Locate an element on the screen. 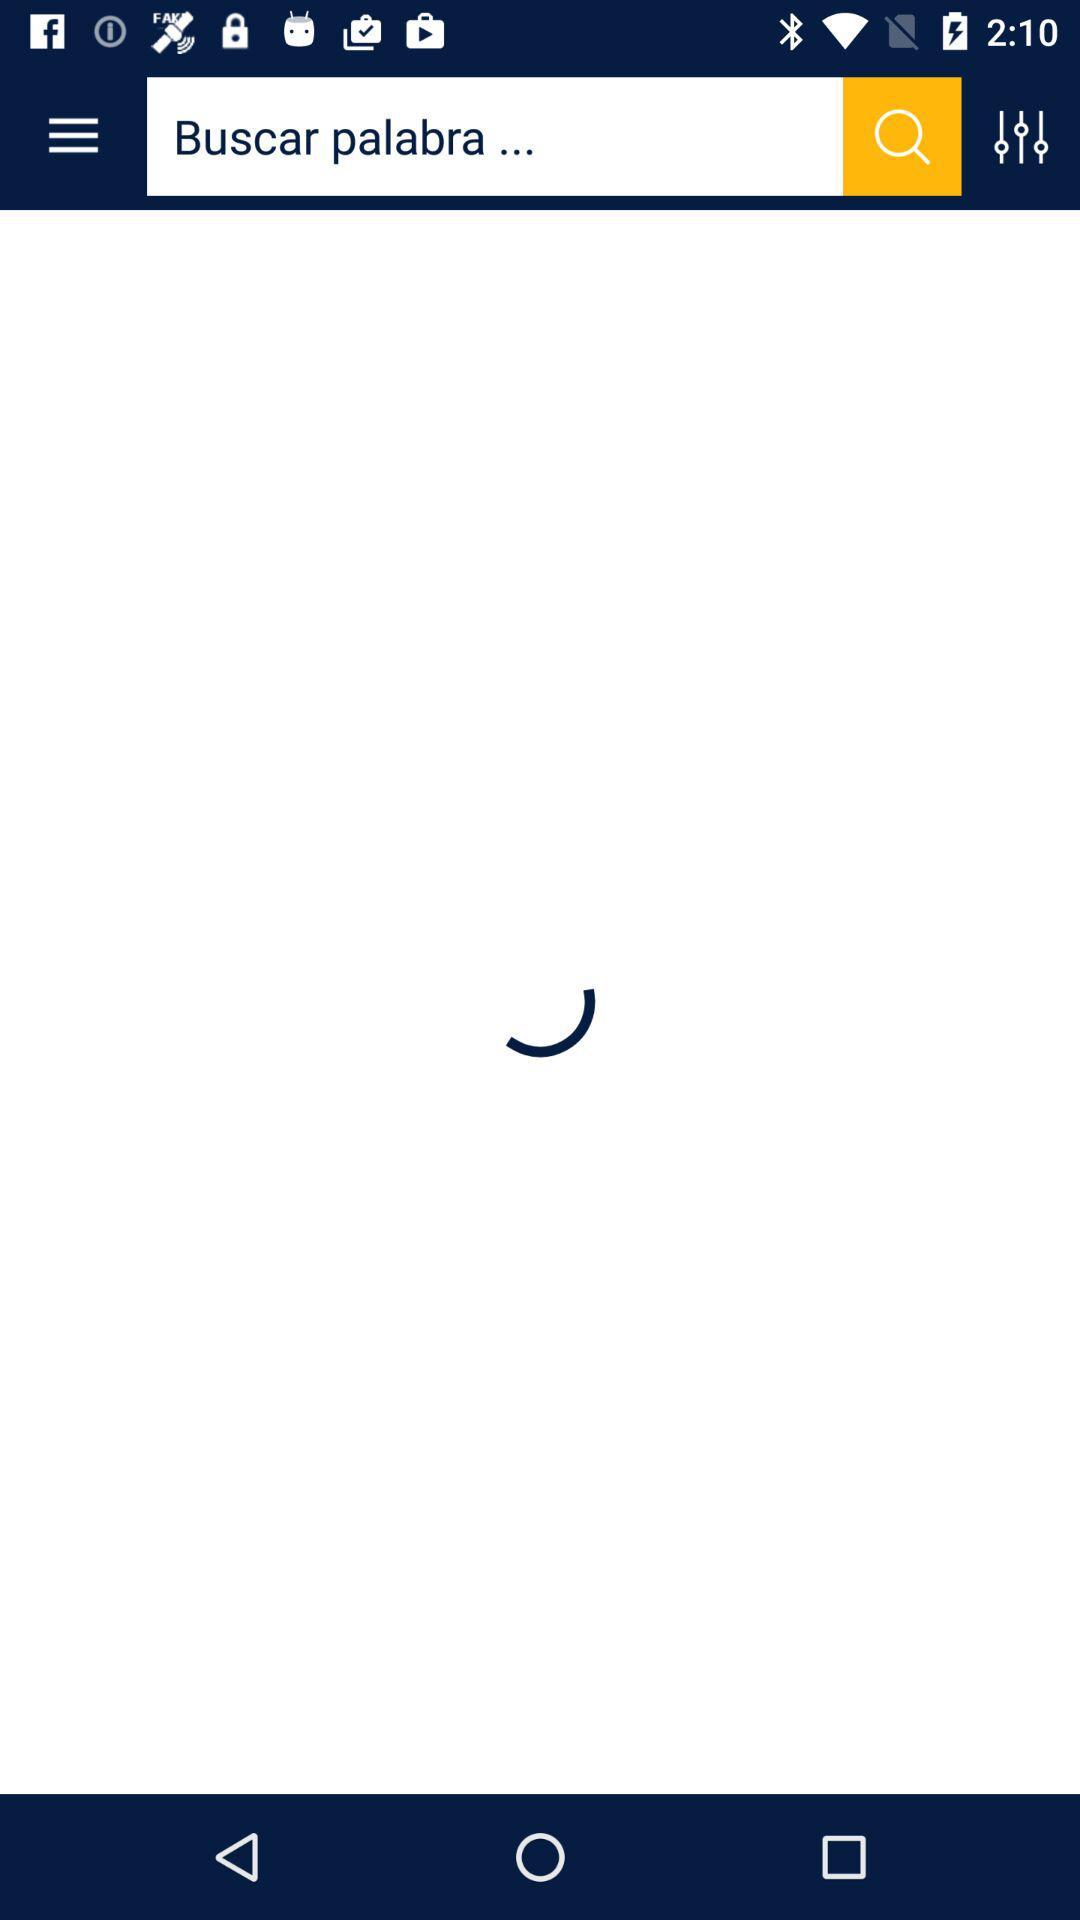 This screenshot has width=1080, height=1920. search your requirement is located at coordinates (494, 135).